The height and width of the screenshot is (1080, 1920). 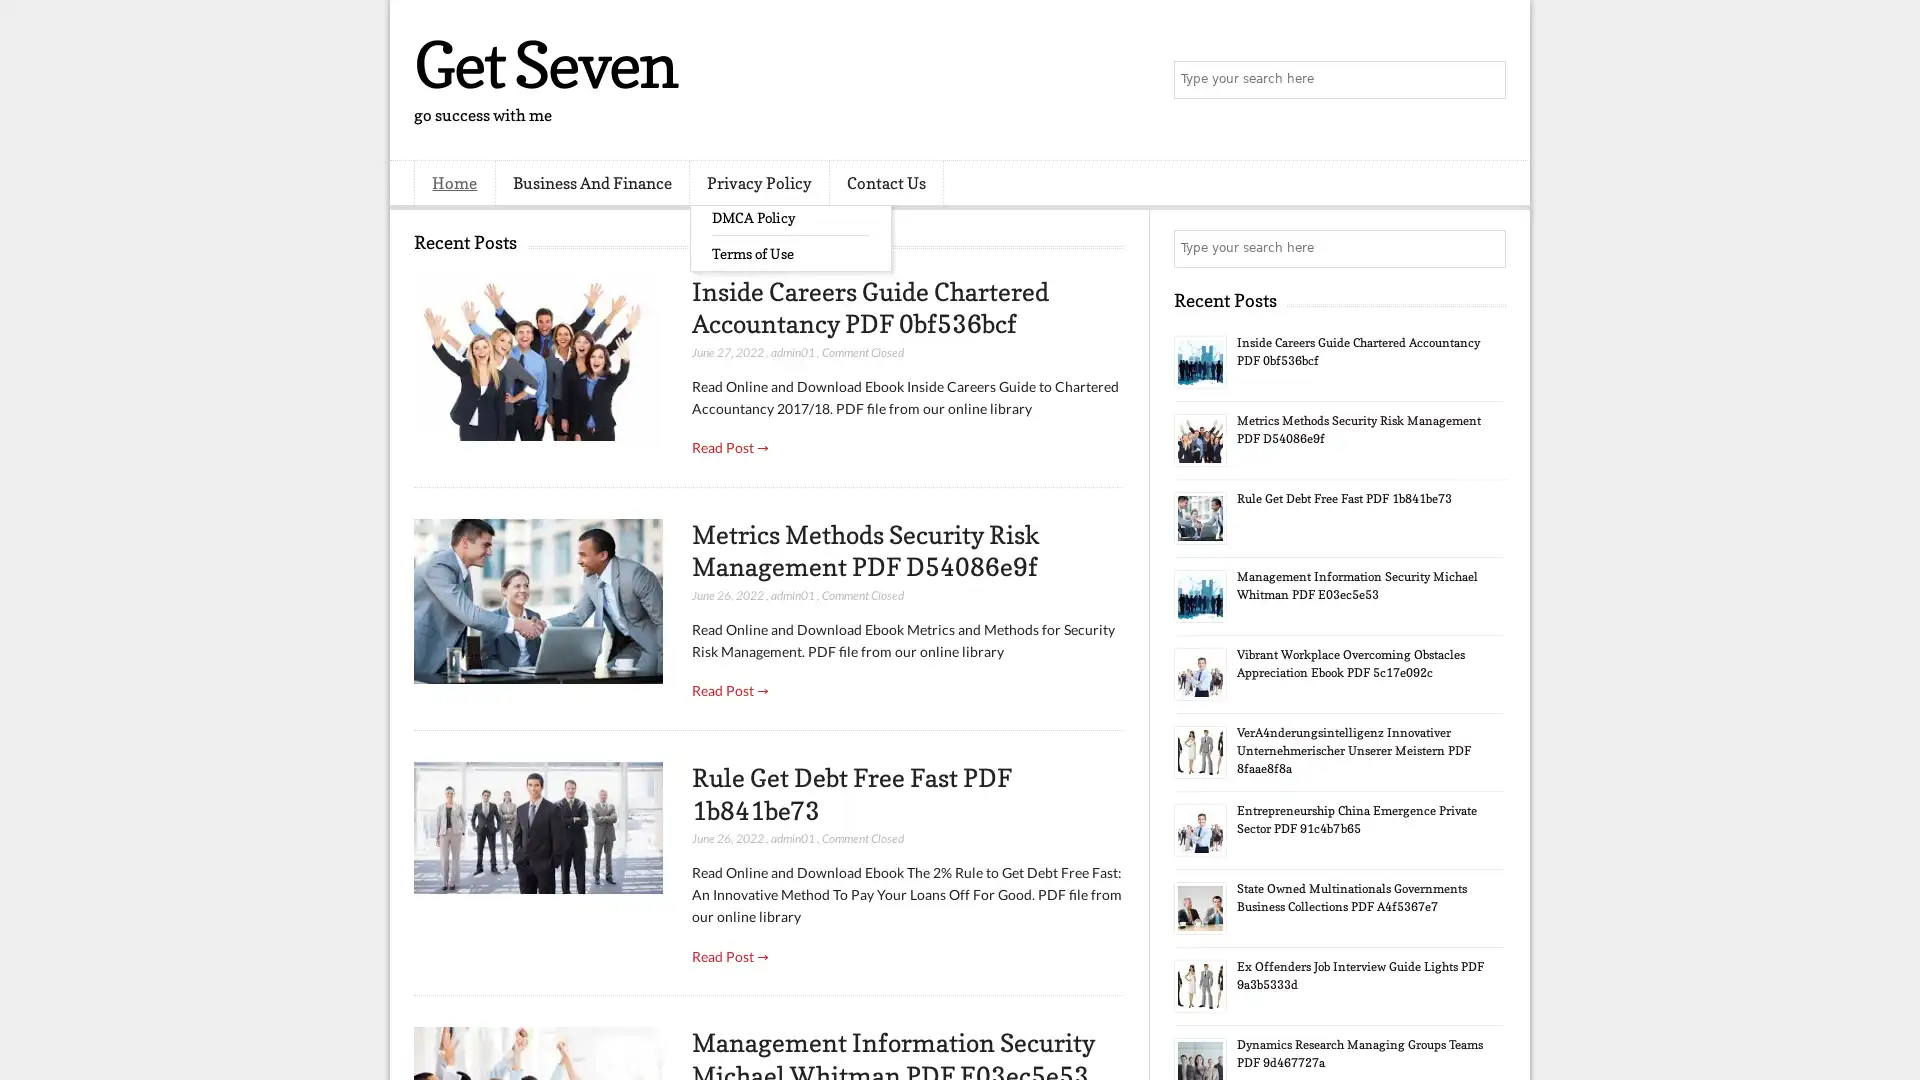 What do you see at coordinates (1485, 80) in the screenshot?
I see `Search` at bounding box center [1485, 80].